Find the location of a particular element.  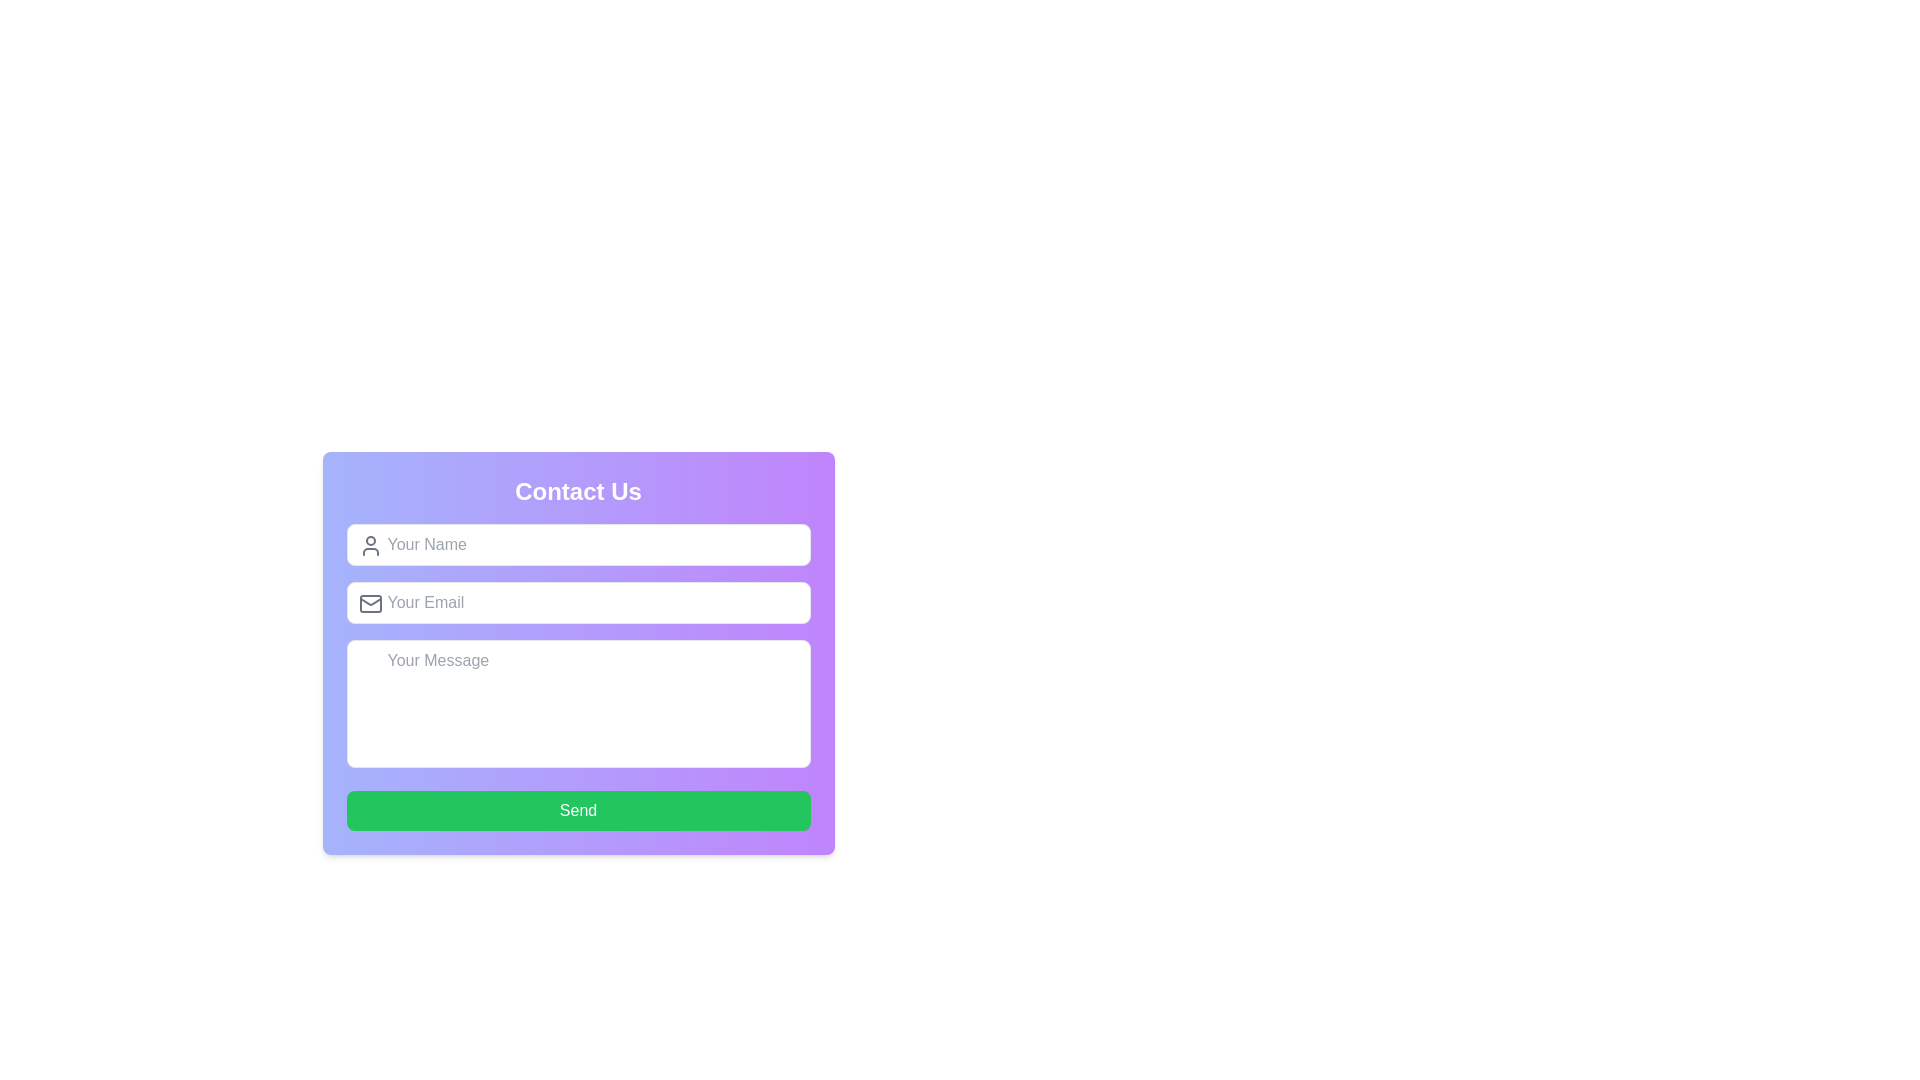

the icon located to the left of the 'Your Name' text input field in the contact form, which indicates that the associated input field is for a user's name is located at coordinates (370, 546).